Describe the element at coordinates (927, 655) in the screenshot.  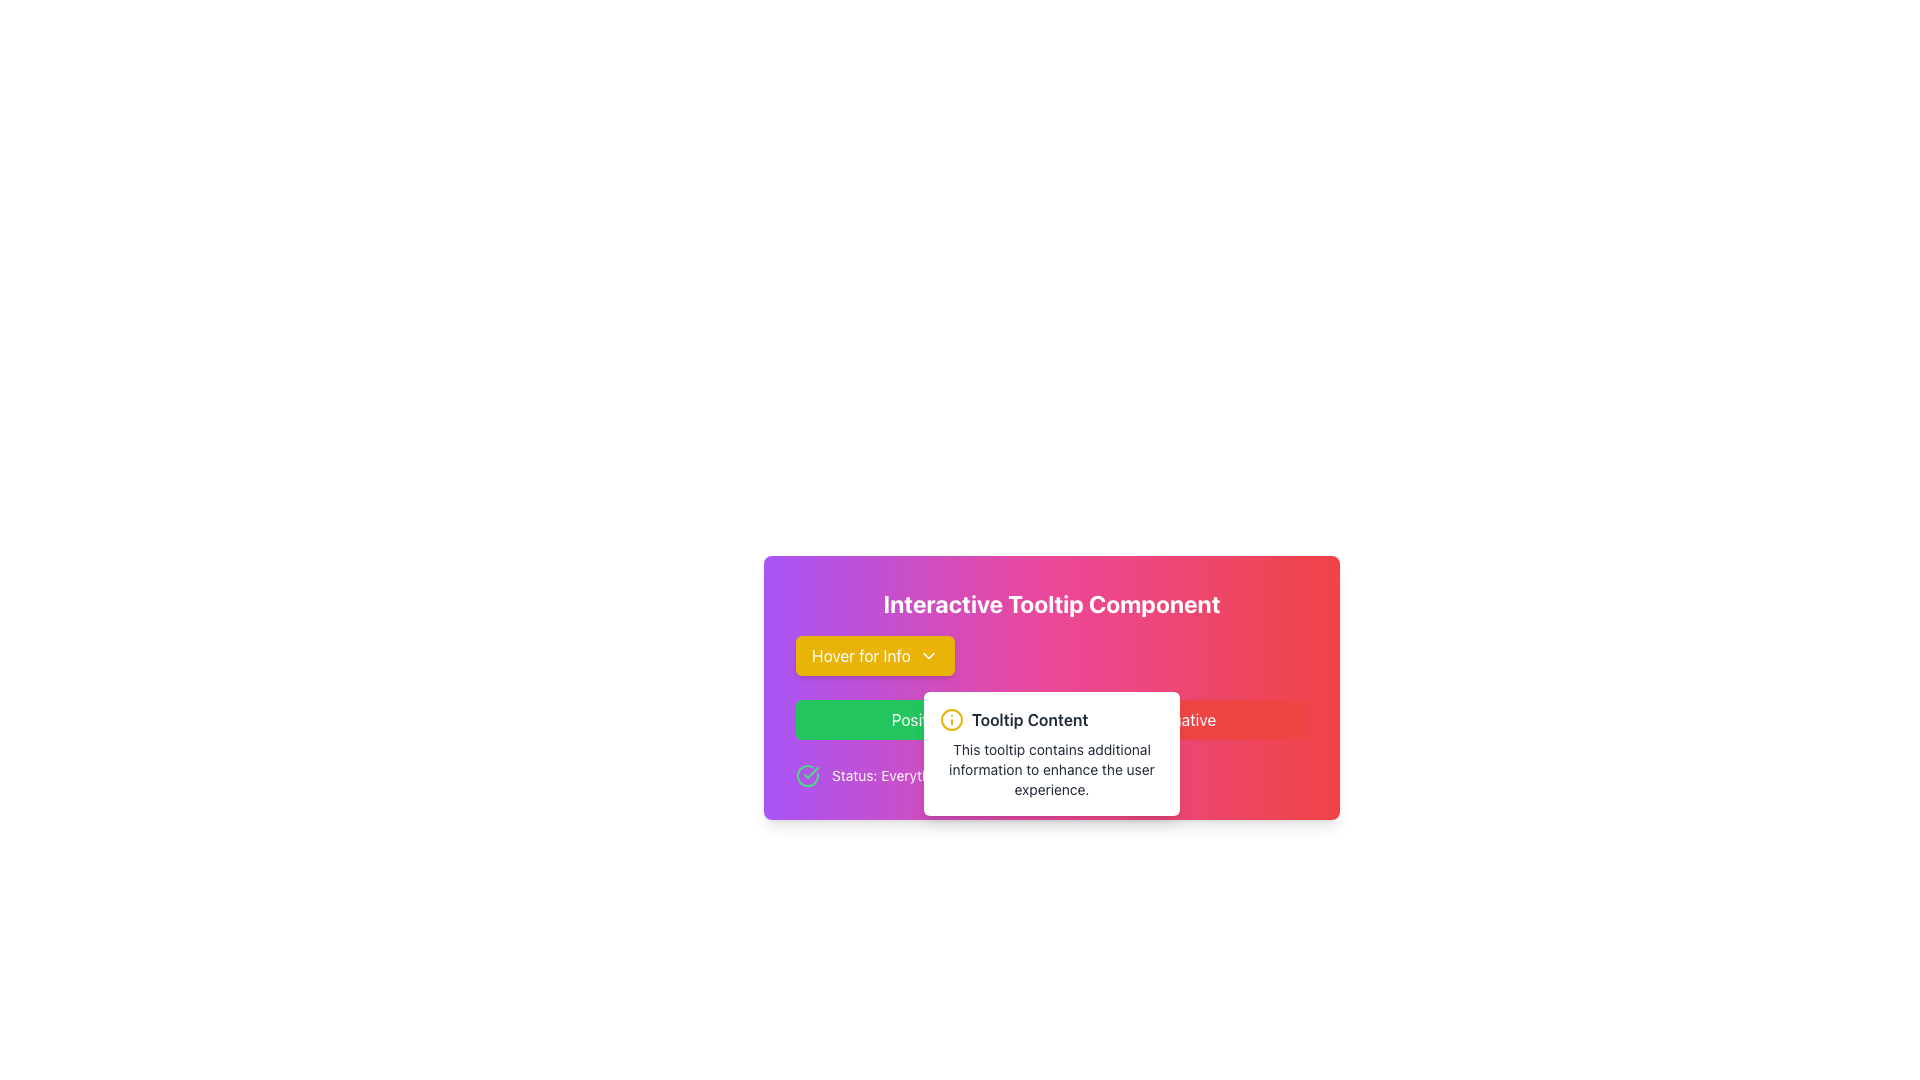
I see `the downward-pointing chevron icon located at the right end of the yellow button labeled 'Hover for Info' to interact with it` at that location.